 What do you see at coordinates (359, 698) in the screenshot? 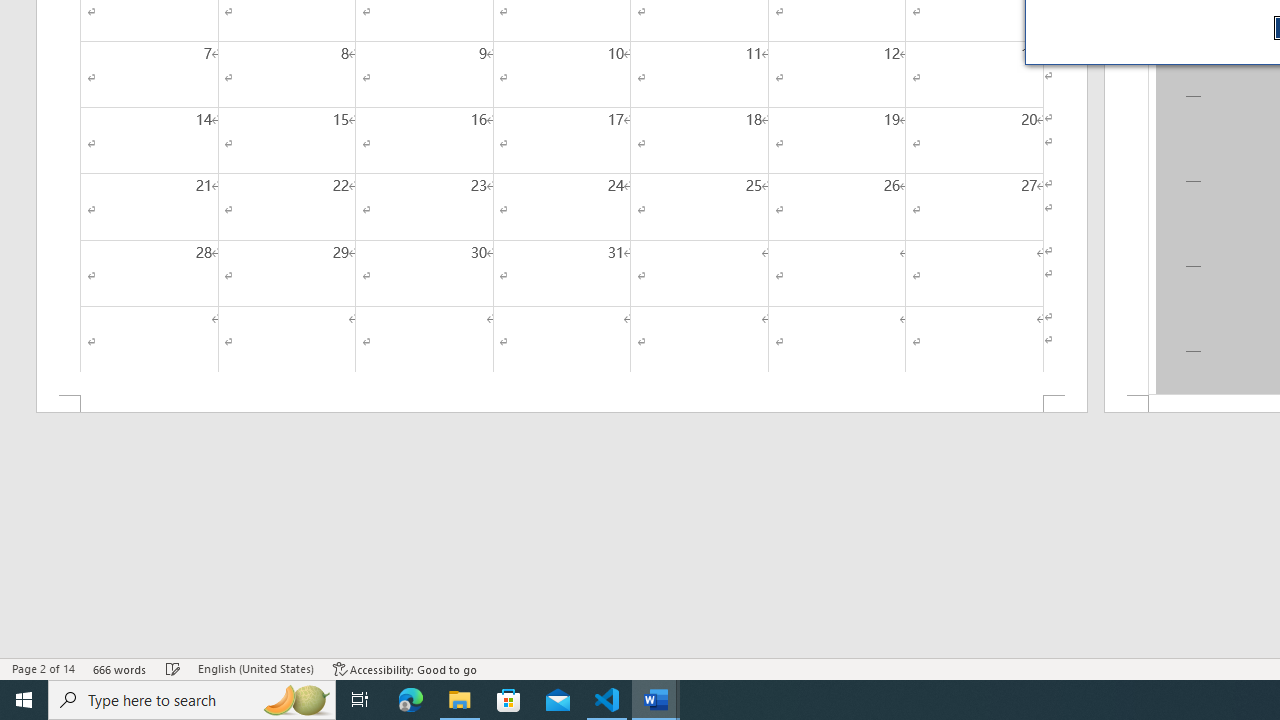
I see `'Task View'` at bounding box center [359, 698].